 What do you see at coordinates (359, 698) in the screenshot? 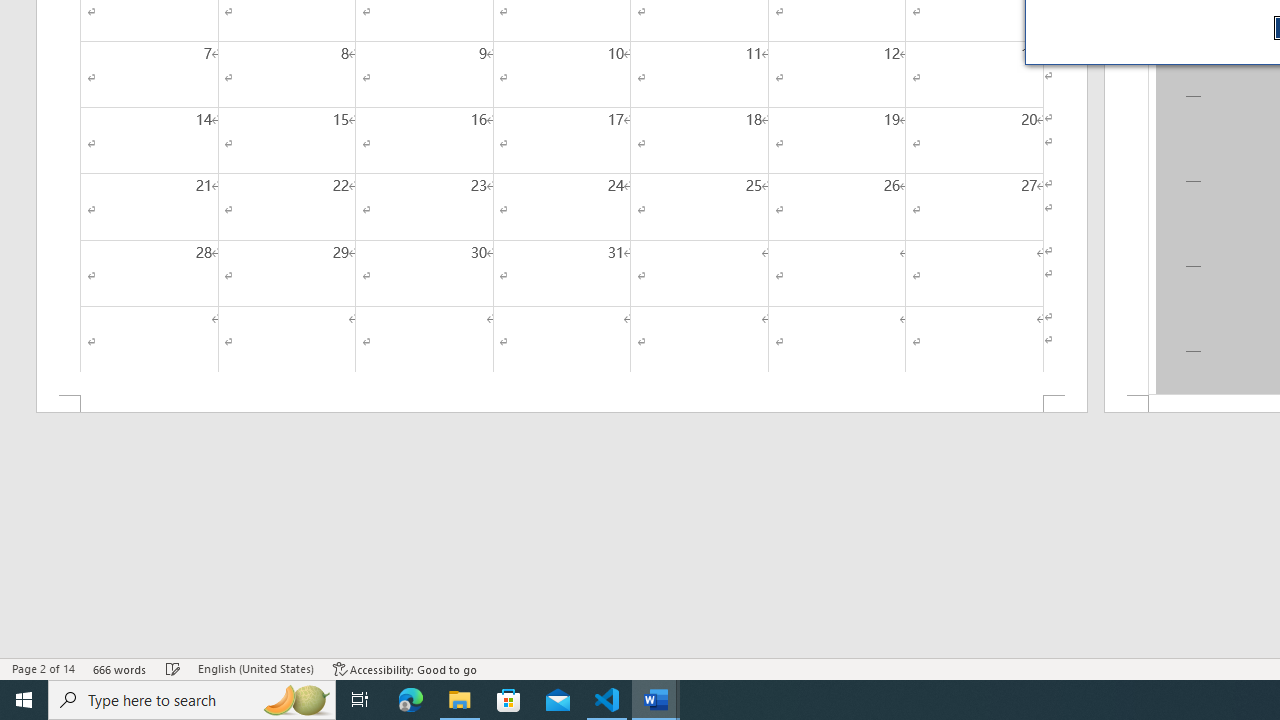
I see `'Task View'` at bounding box center [359, 698].